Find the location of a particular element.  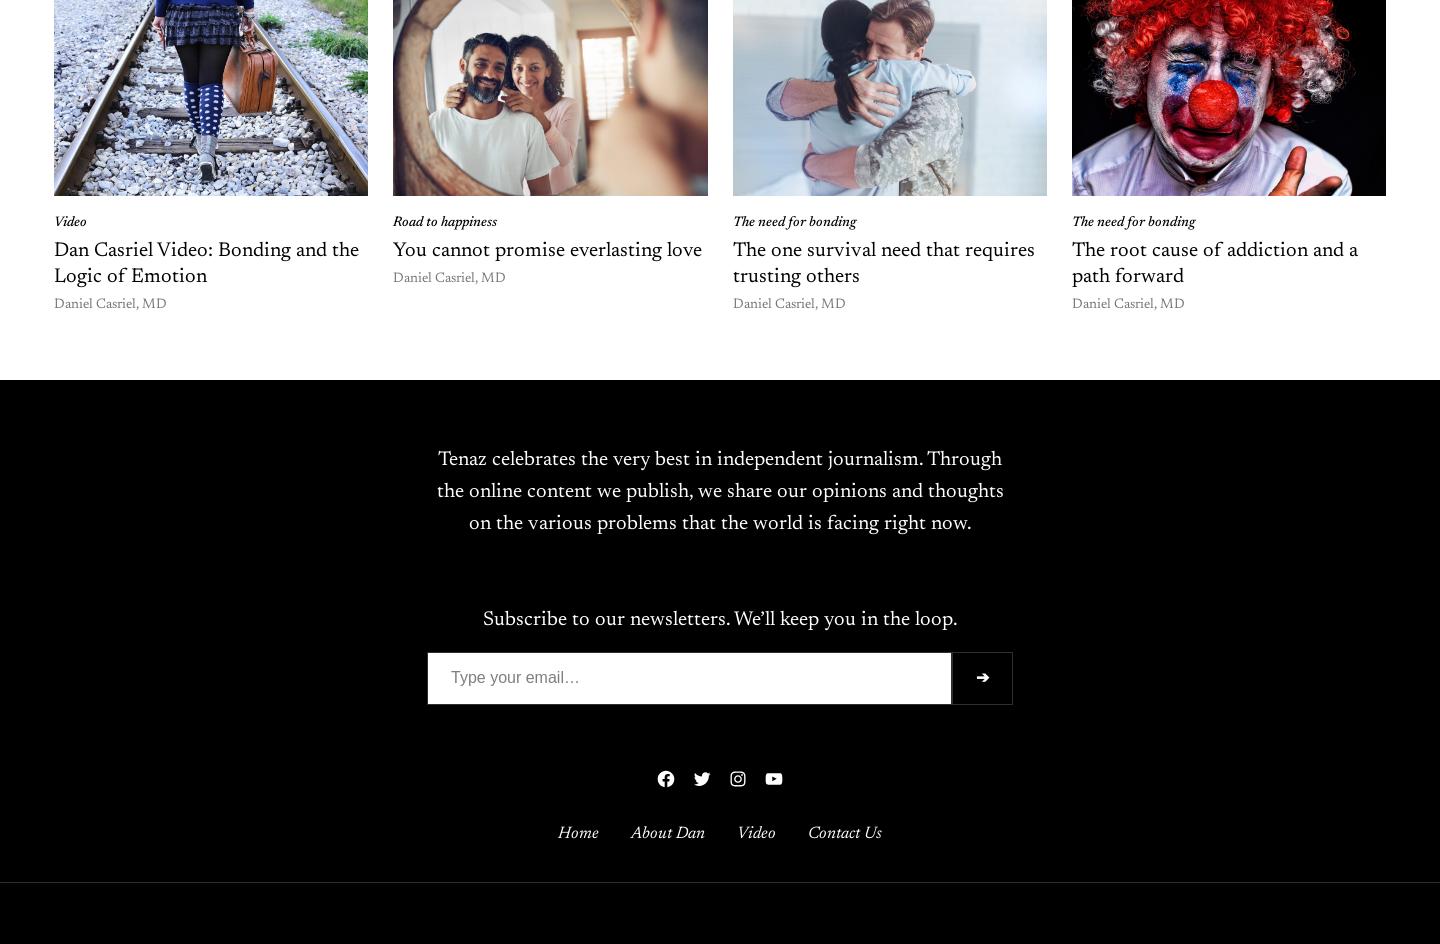

'Subscribe to our newsletters. We’ll keep you in the loop.' is located at coordinates (480, 620).